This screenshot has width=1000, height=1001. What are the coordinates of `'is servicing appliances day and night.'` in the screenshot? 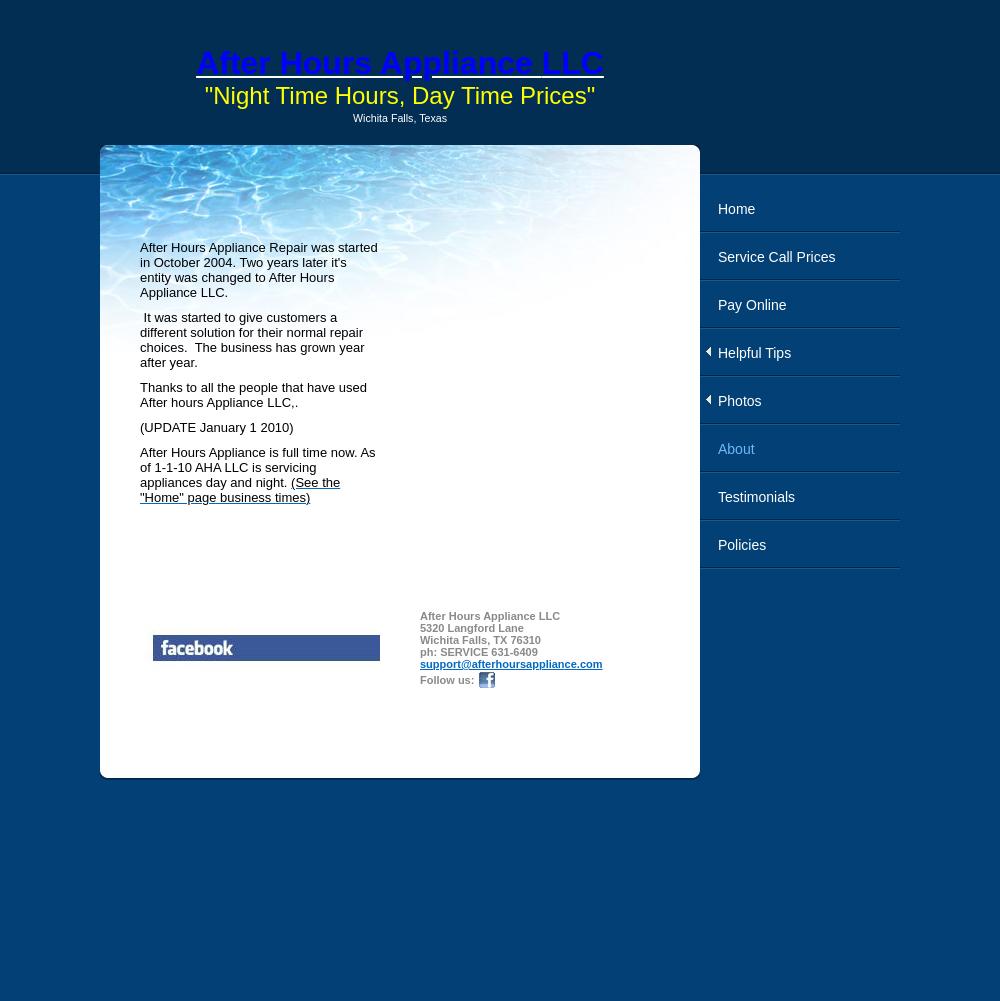 It's located at (140, 474).